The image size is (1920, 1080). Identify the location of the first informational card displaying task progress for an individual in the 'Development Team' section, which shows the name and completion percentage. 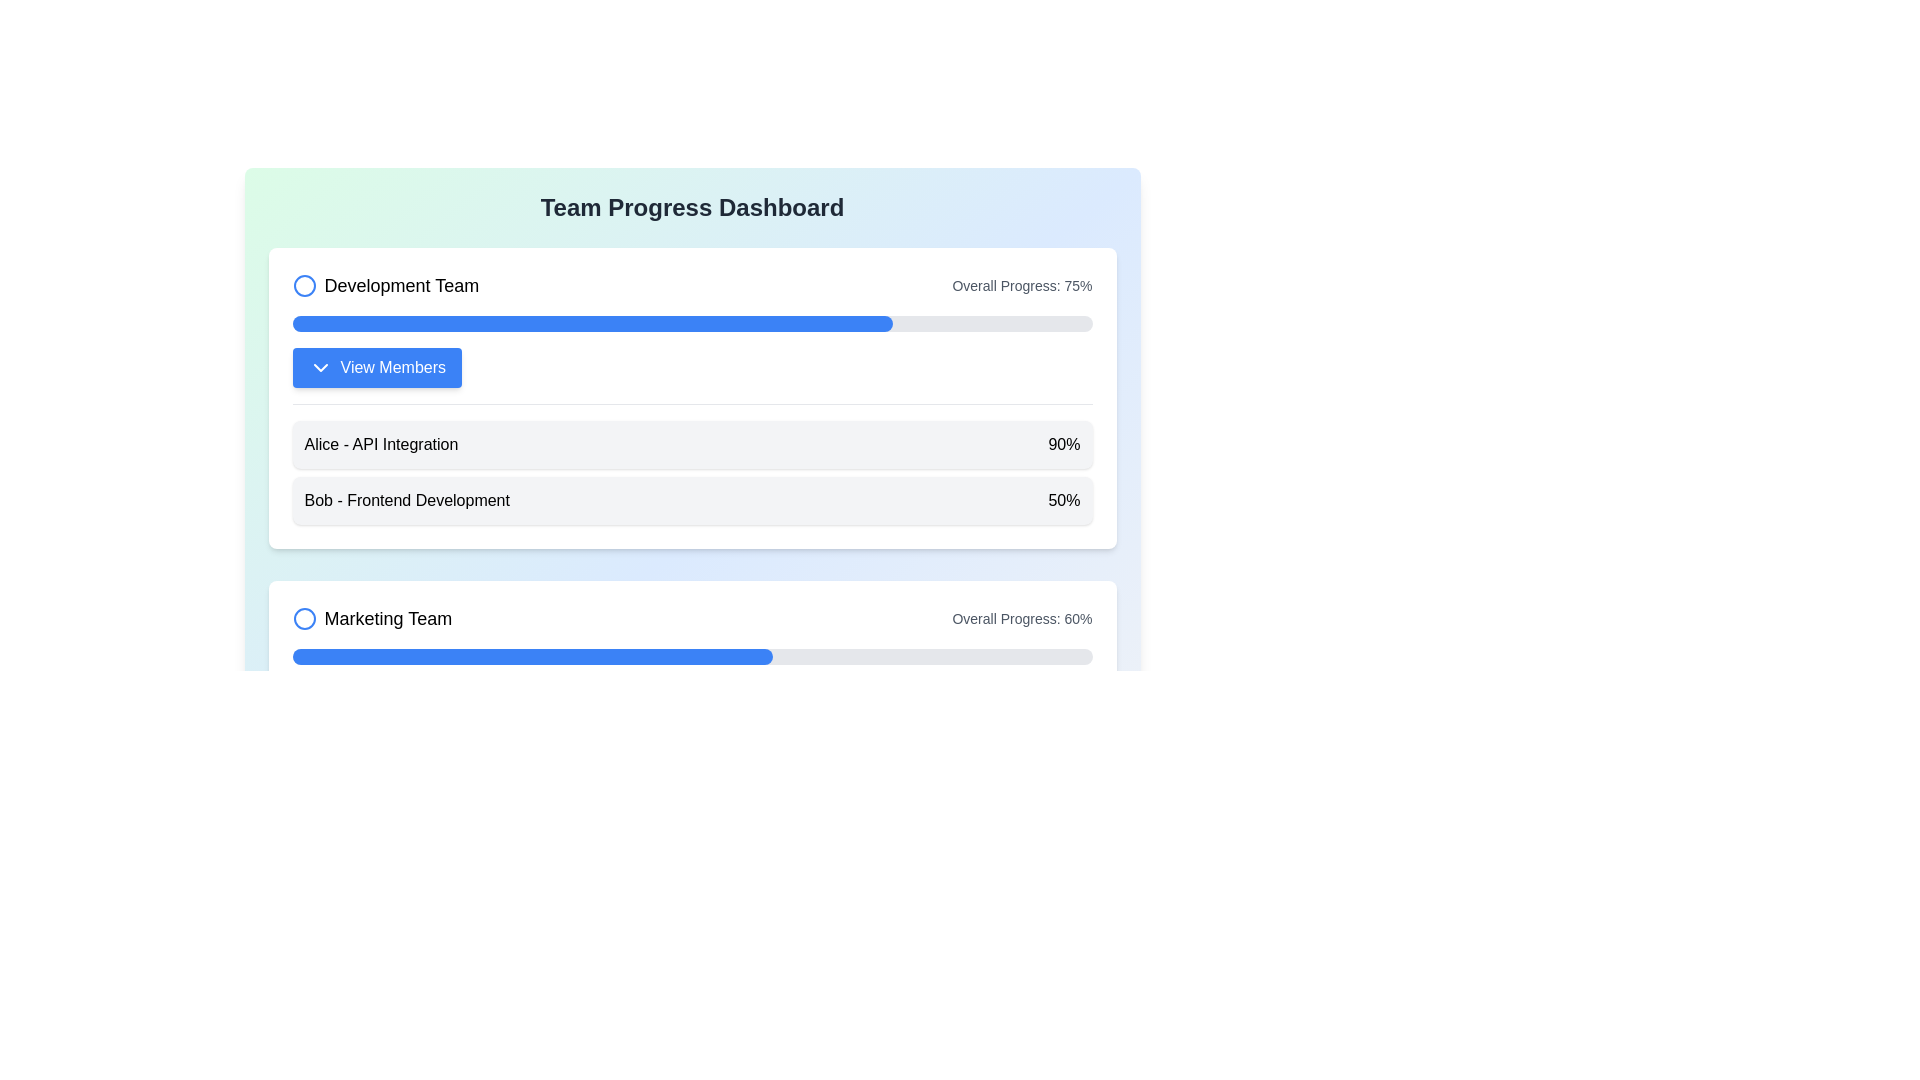
(692, 443).